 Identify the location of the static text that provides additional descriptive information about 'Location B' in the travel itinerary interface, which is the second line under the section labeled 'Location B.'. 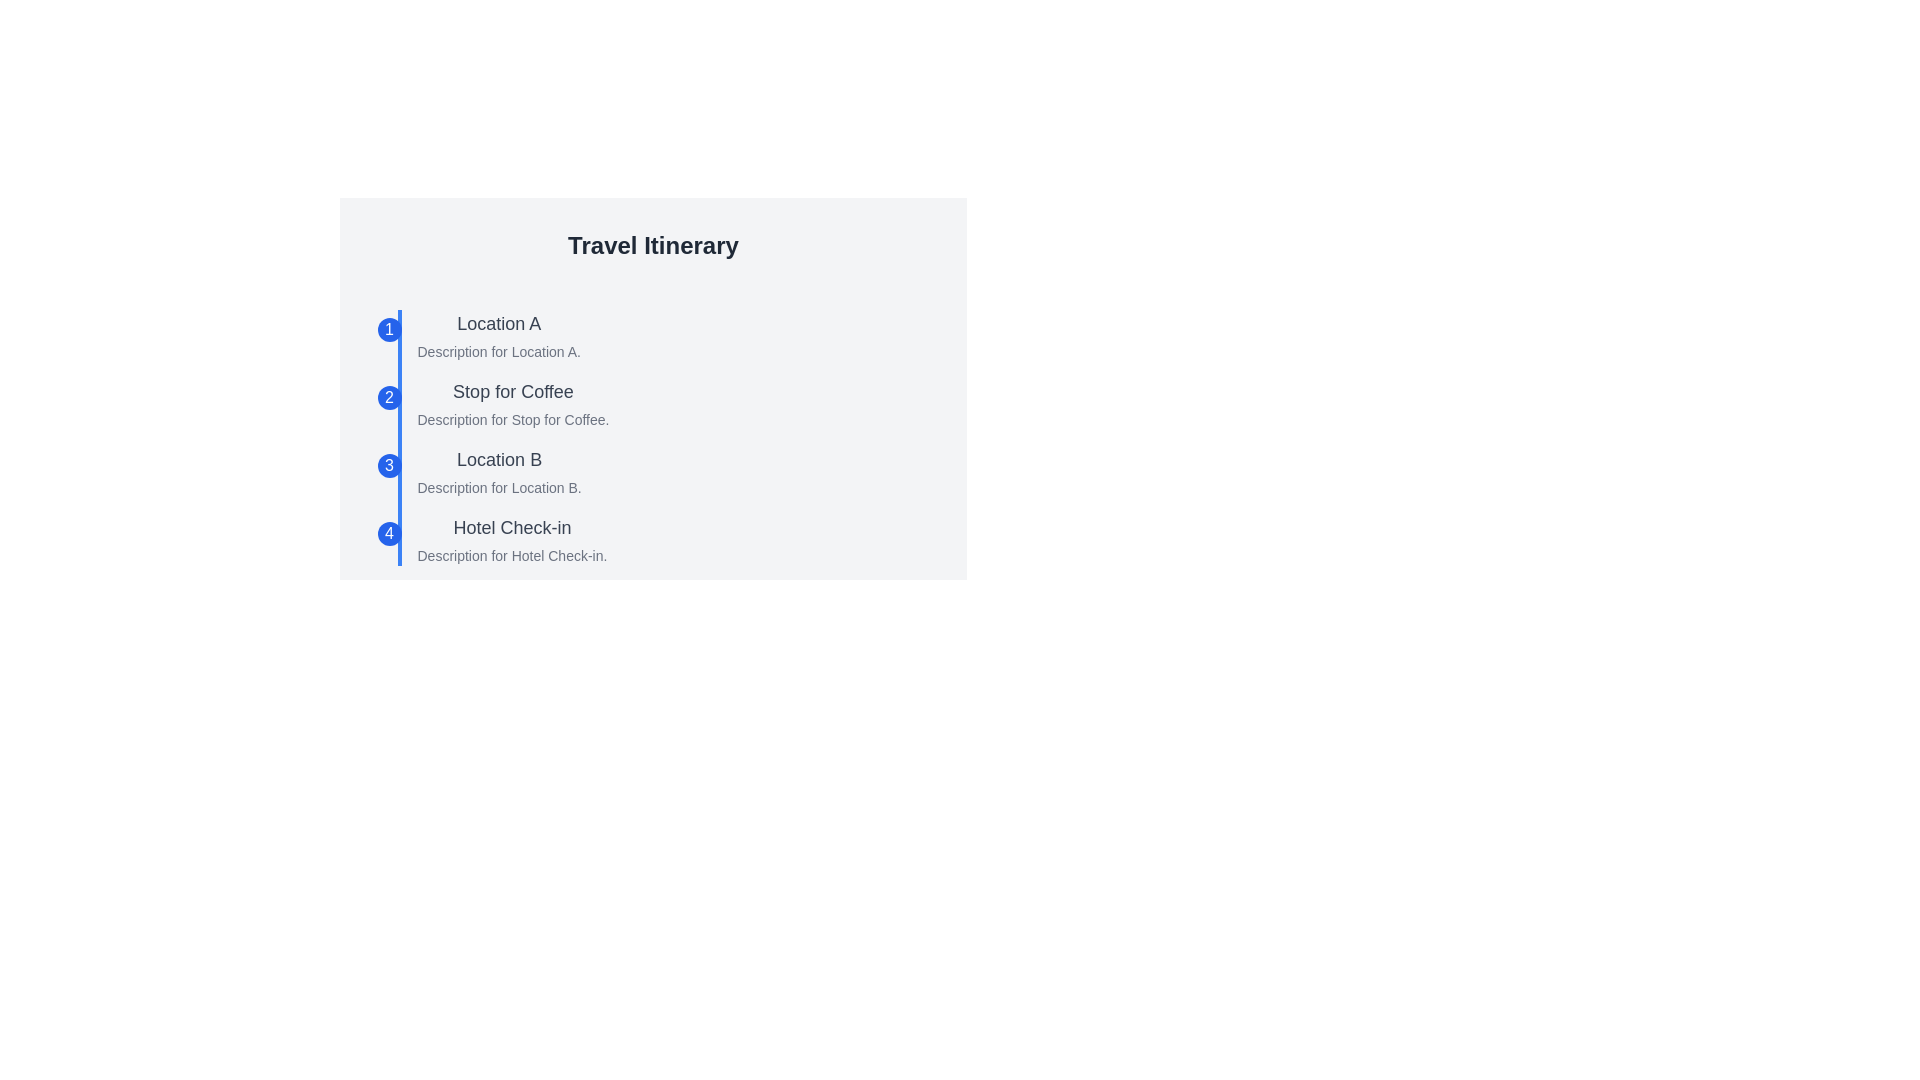
(499, 488).